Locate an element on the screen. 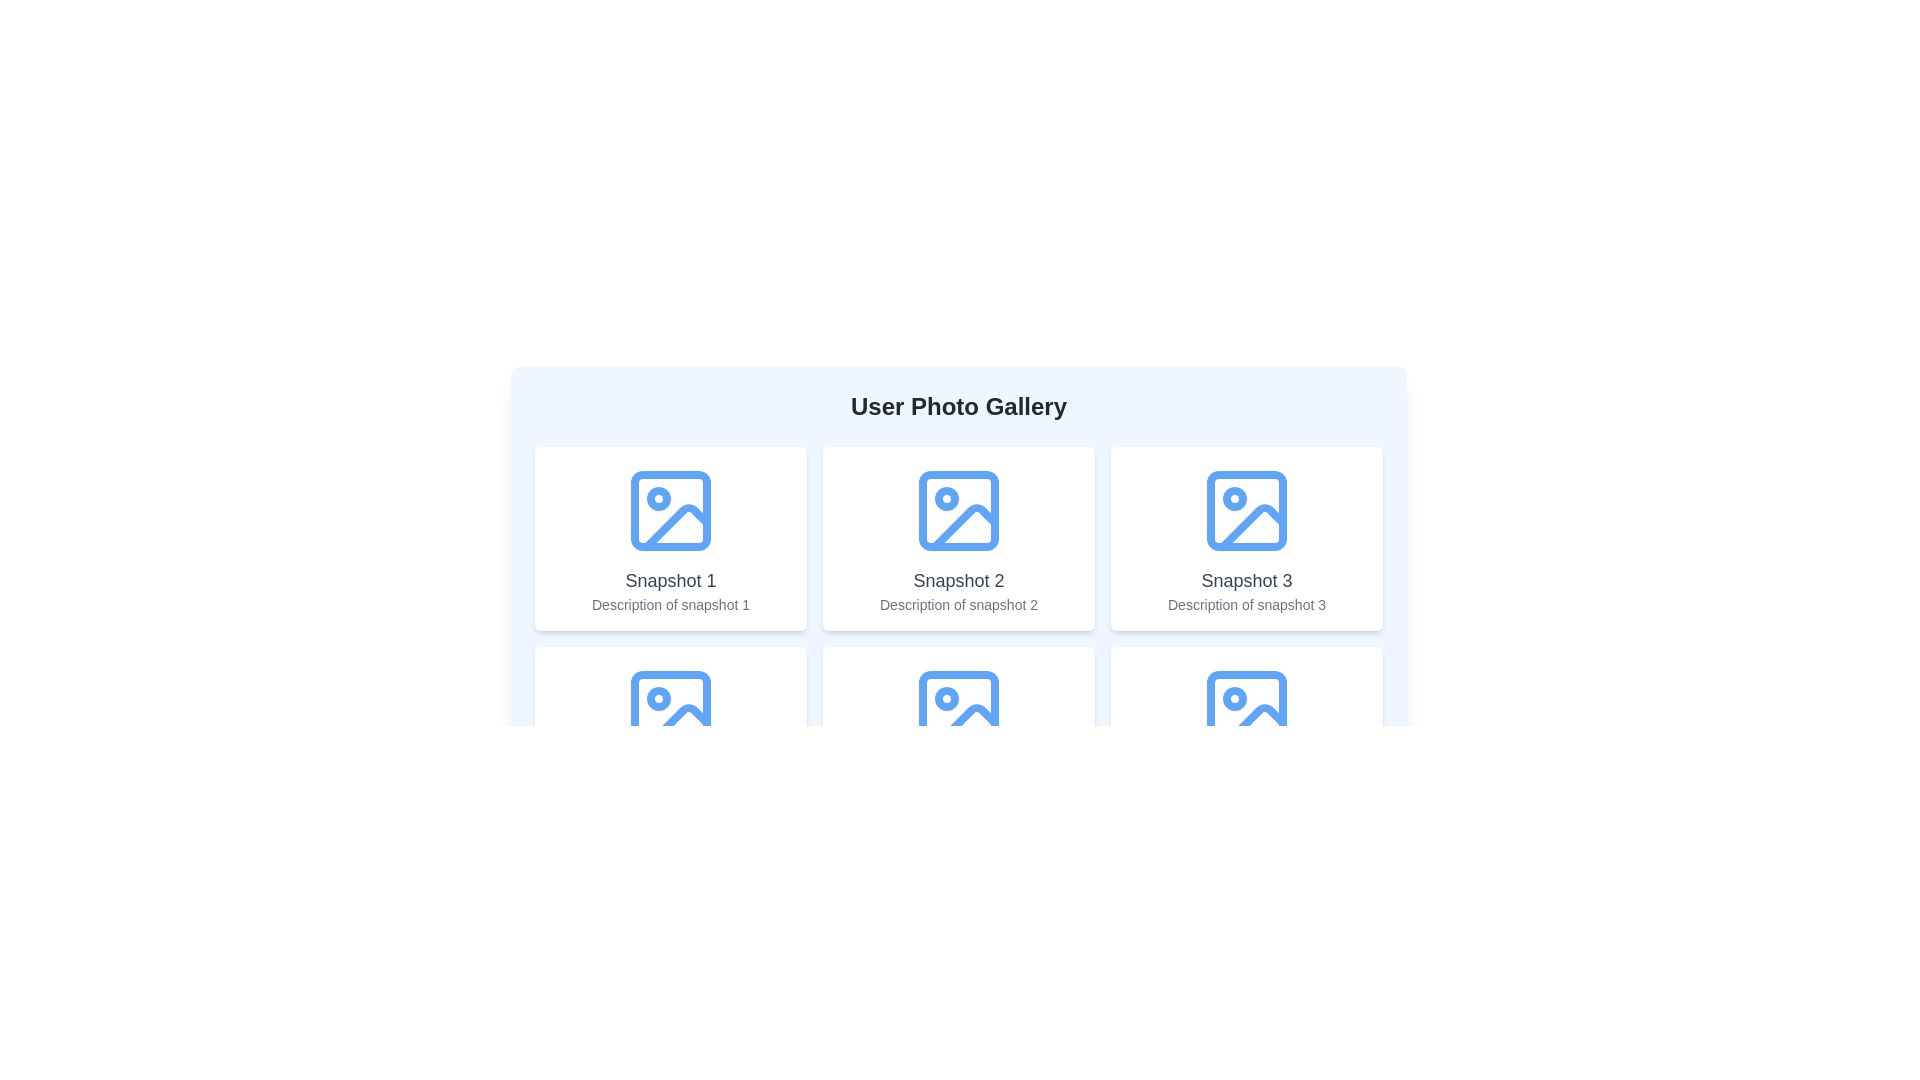 The height and width of the screenshot is (1080, 1920). the Circle element located in the top-left corner of the first snapshot in the SVG graphic of the photo gallery is located at coordinates (658, 497).